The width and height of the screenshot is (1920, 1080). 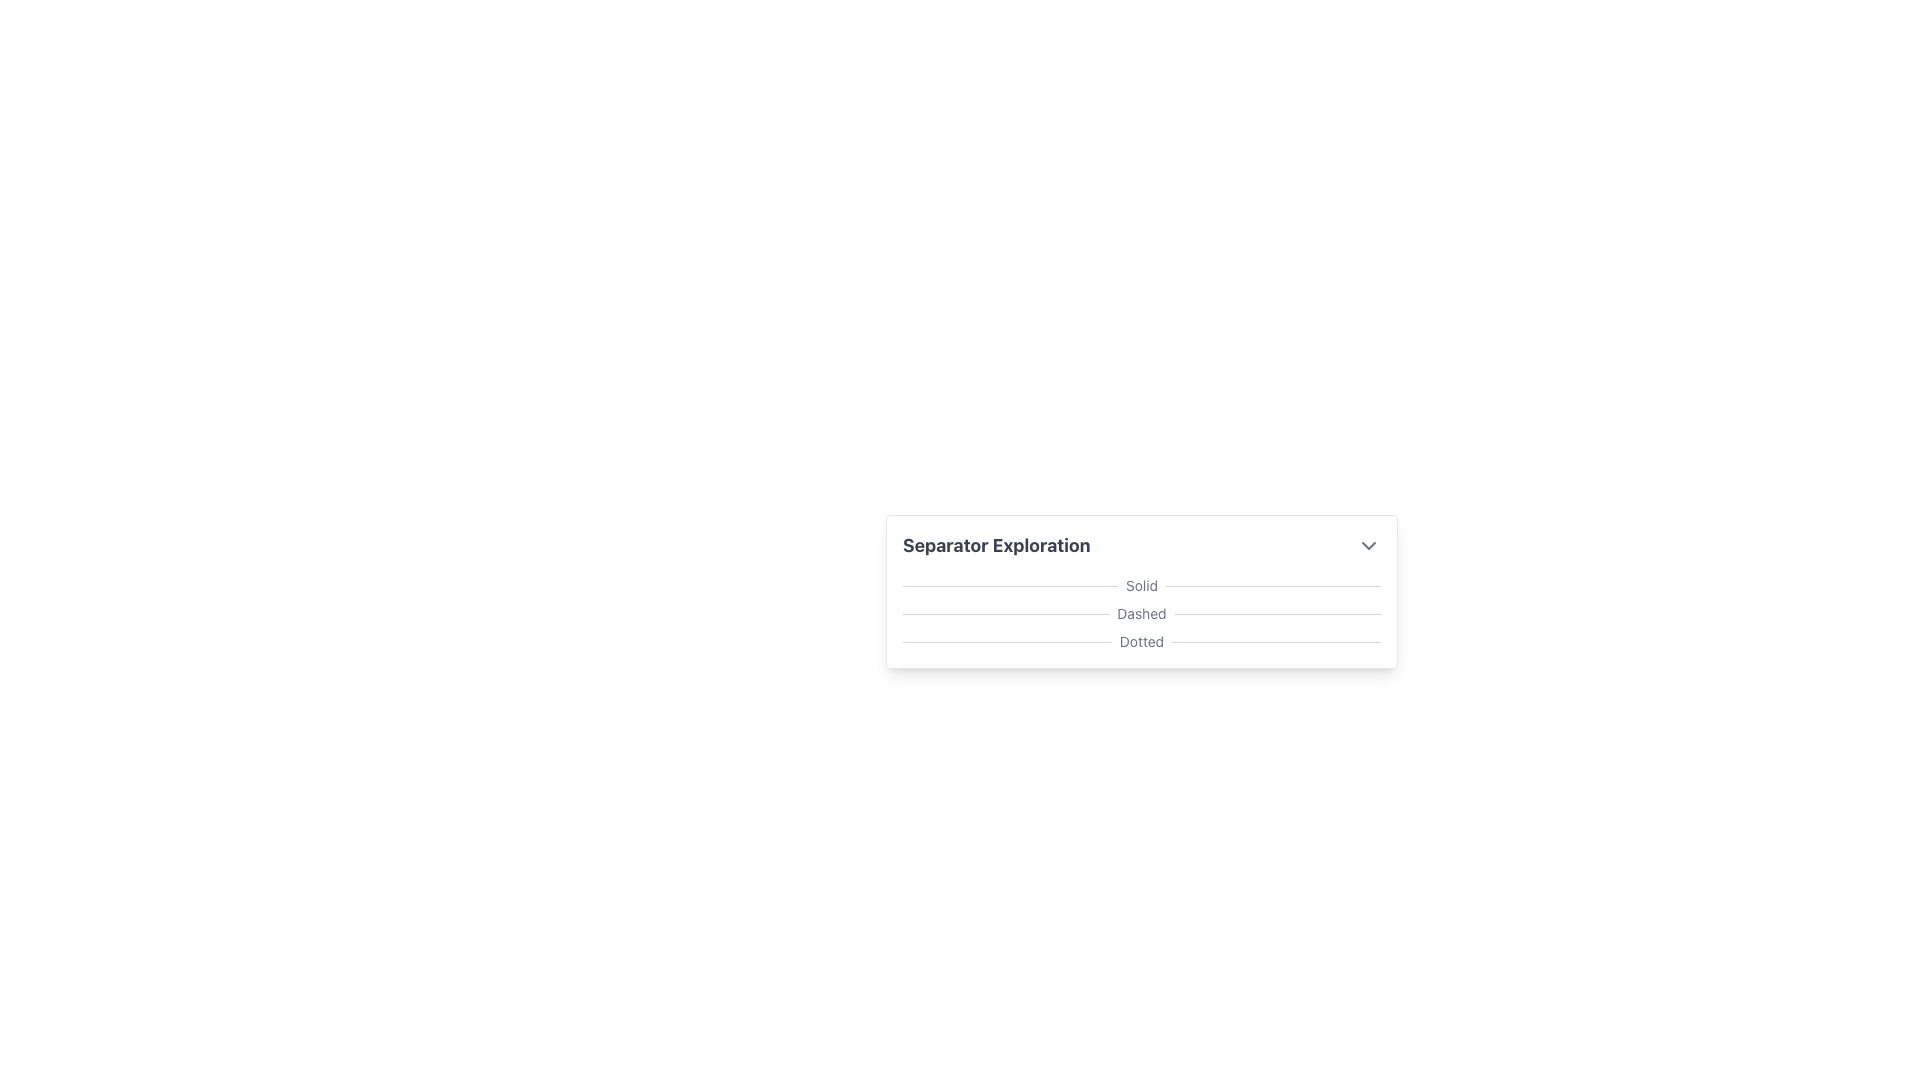 I want to click on the Dotted separator element, which features a horizontal dotted line pattern with the label 'Dotted' centered within it, styled in a smaller grayed-out font, so click(x=1142, y=641).